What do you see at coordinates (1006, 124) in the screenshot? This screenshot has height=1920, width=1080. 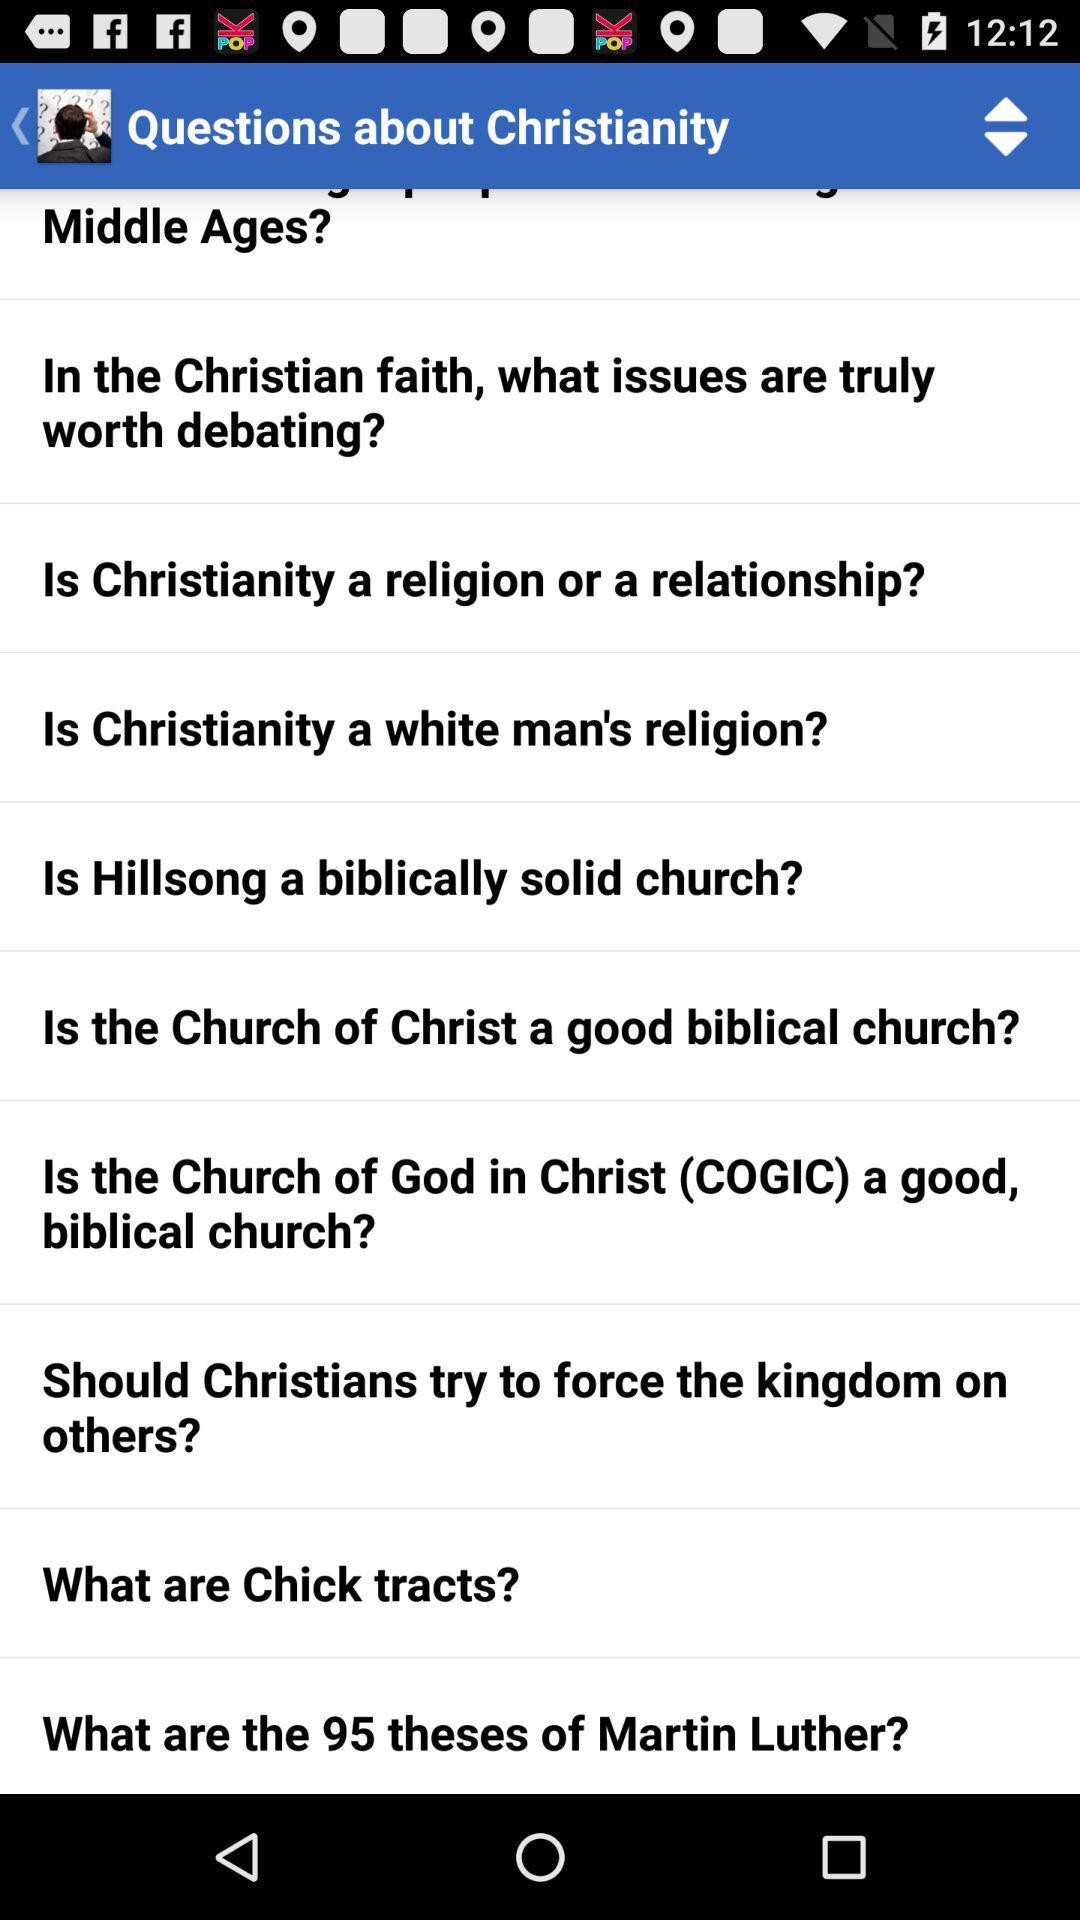 I see `the icon above the how was the` at bounding box center [1006, 124].